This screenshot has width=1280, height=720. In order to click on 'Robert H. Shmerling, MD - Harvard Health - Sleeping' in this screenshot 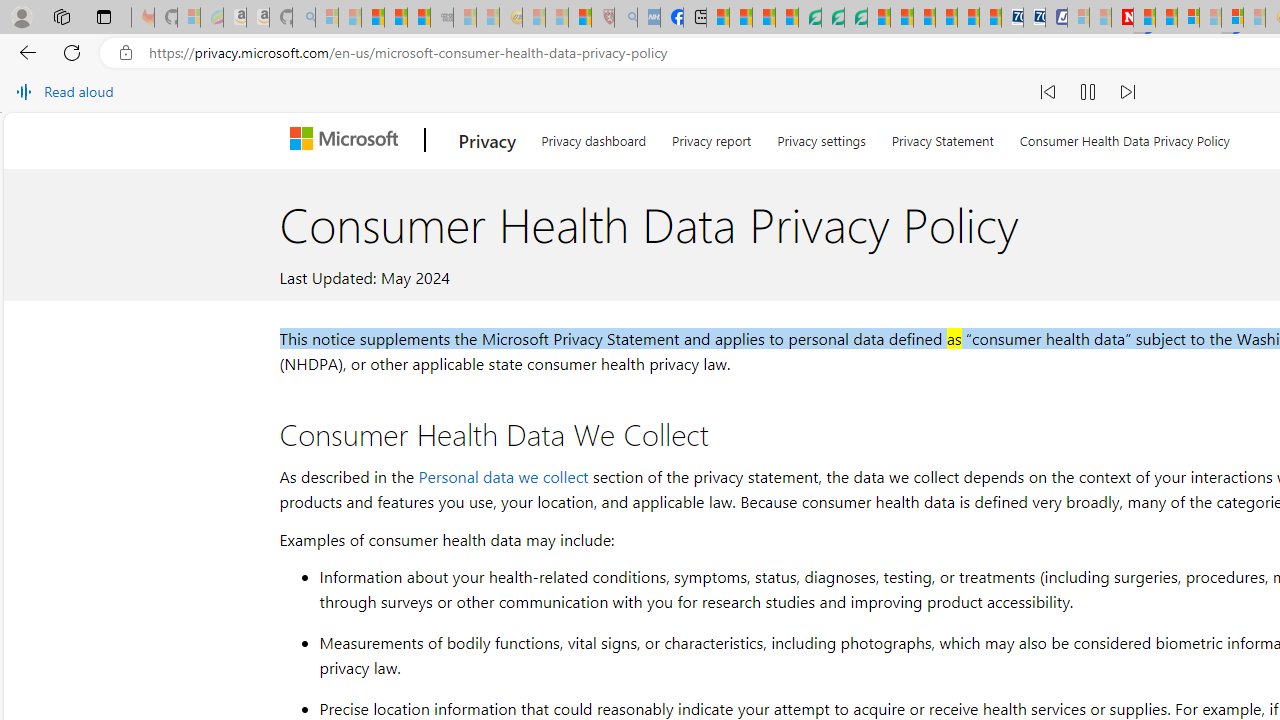, I will do `click(601, 17)`.